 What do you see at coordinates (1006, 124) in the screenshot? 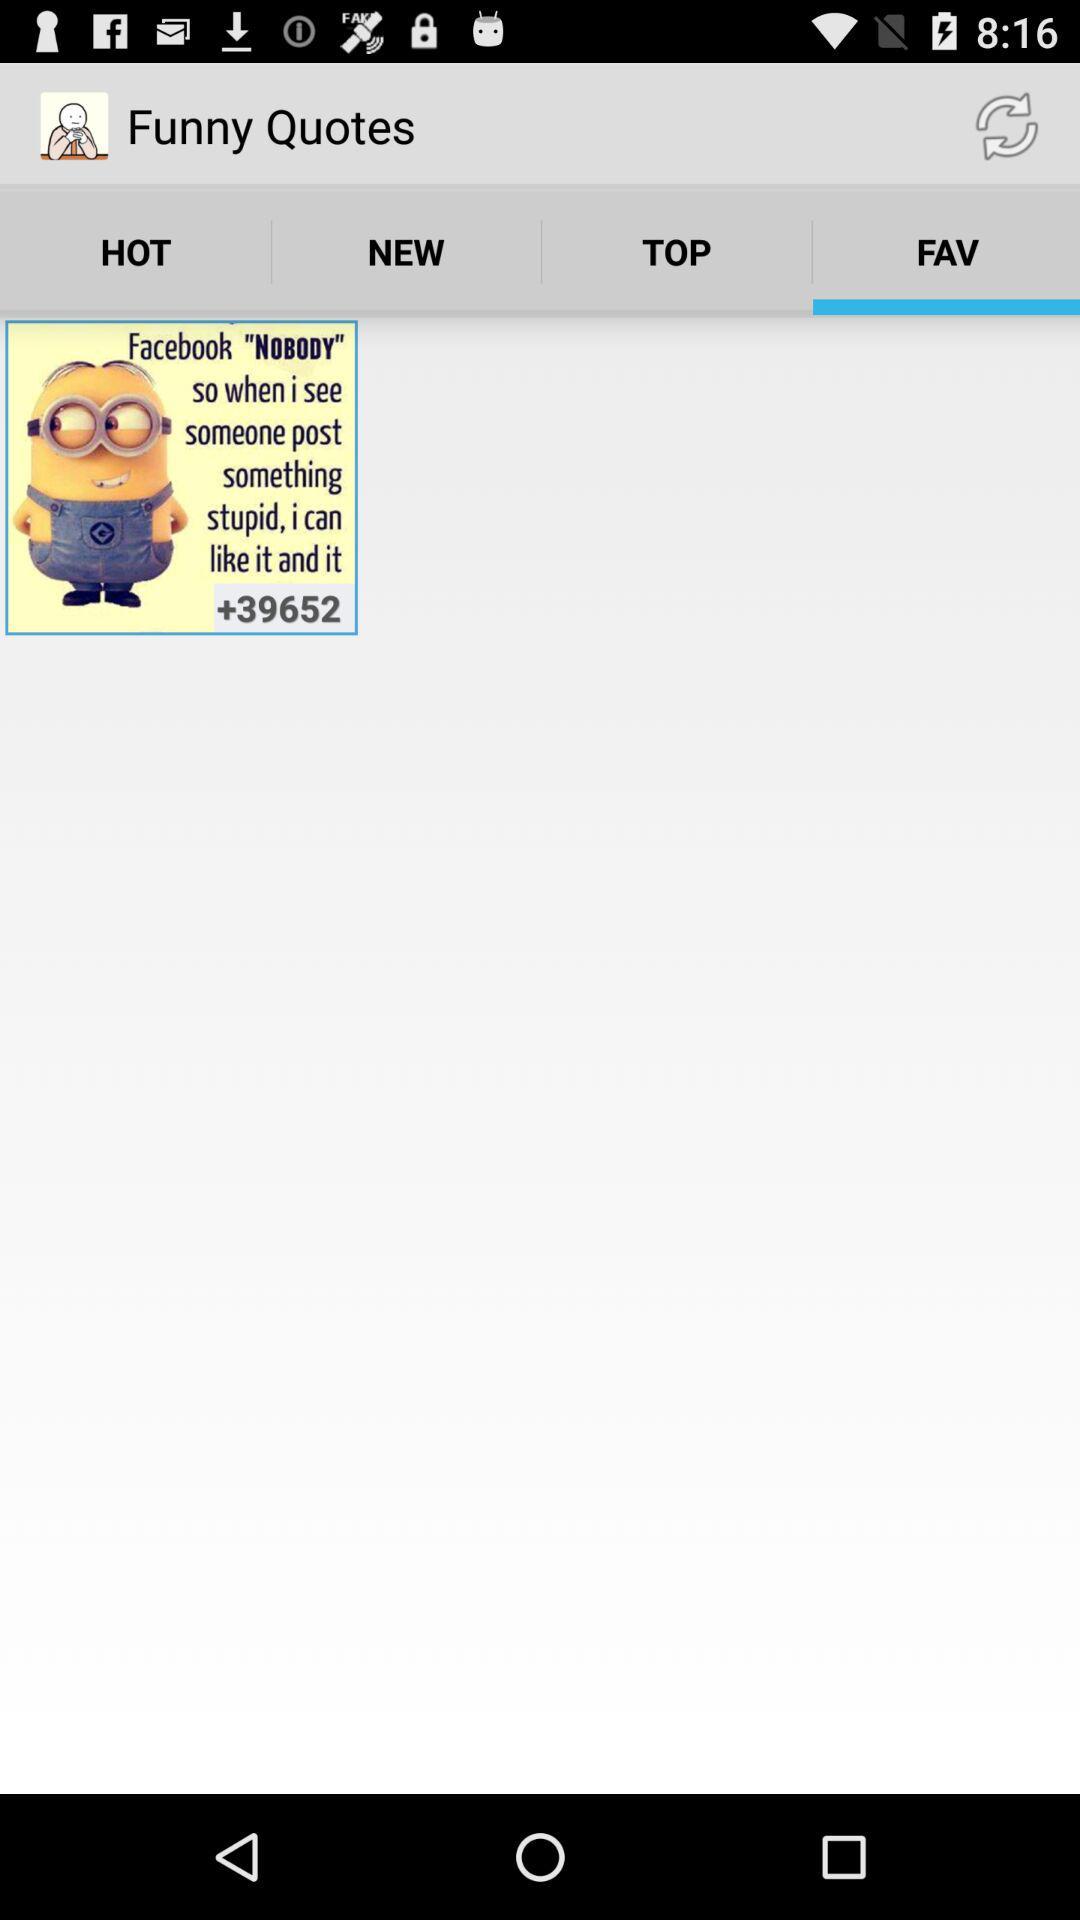
I see `app to the right of funny quotes app` at bounding box center [1006, 124].